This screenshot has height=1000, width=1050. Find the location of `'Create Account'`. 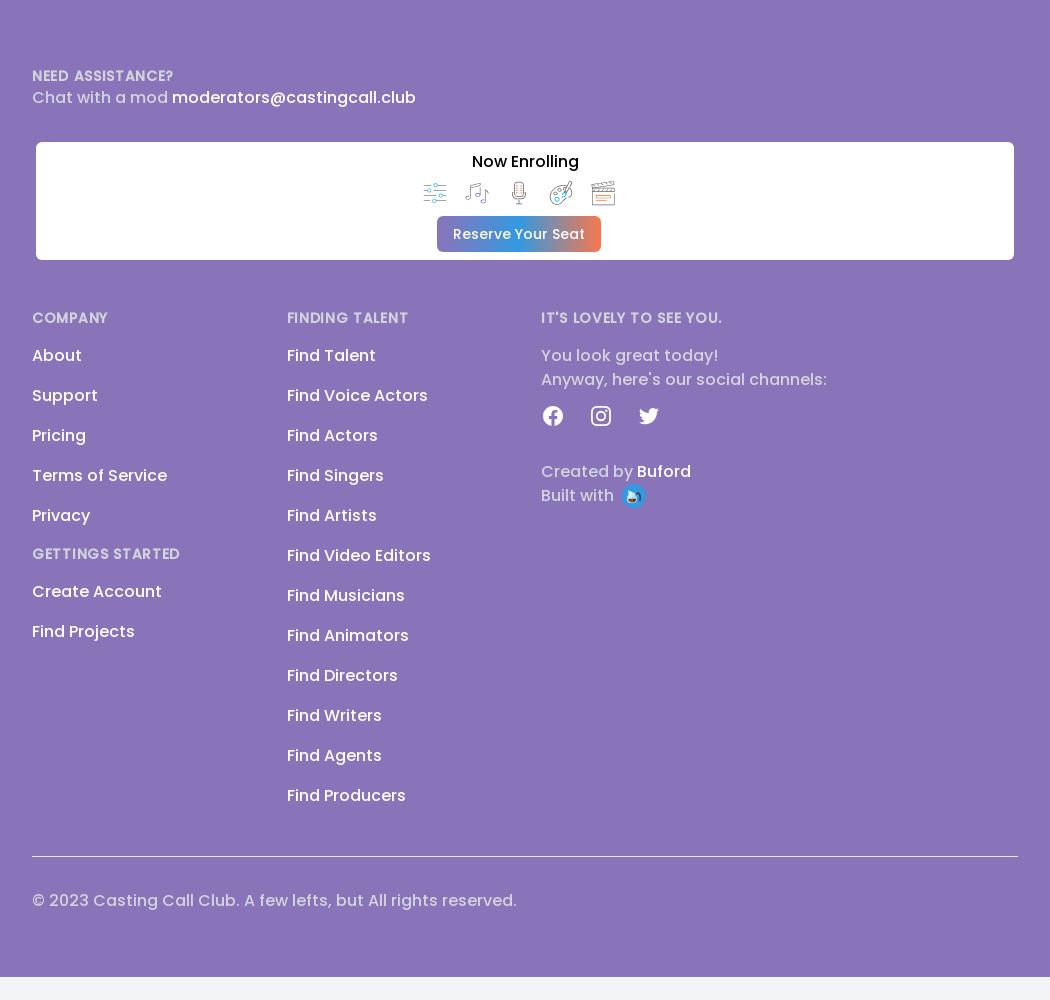

'Create Account' is located at coordinates (32, 590).